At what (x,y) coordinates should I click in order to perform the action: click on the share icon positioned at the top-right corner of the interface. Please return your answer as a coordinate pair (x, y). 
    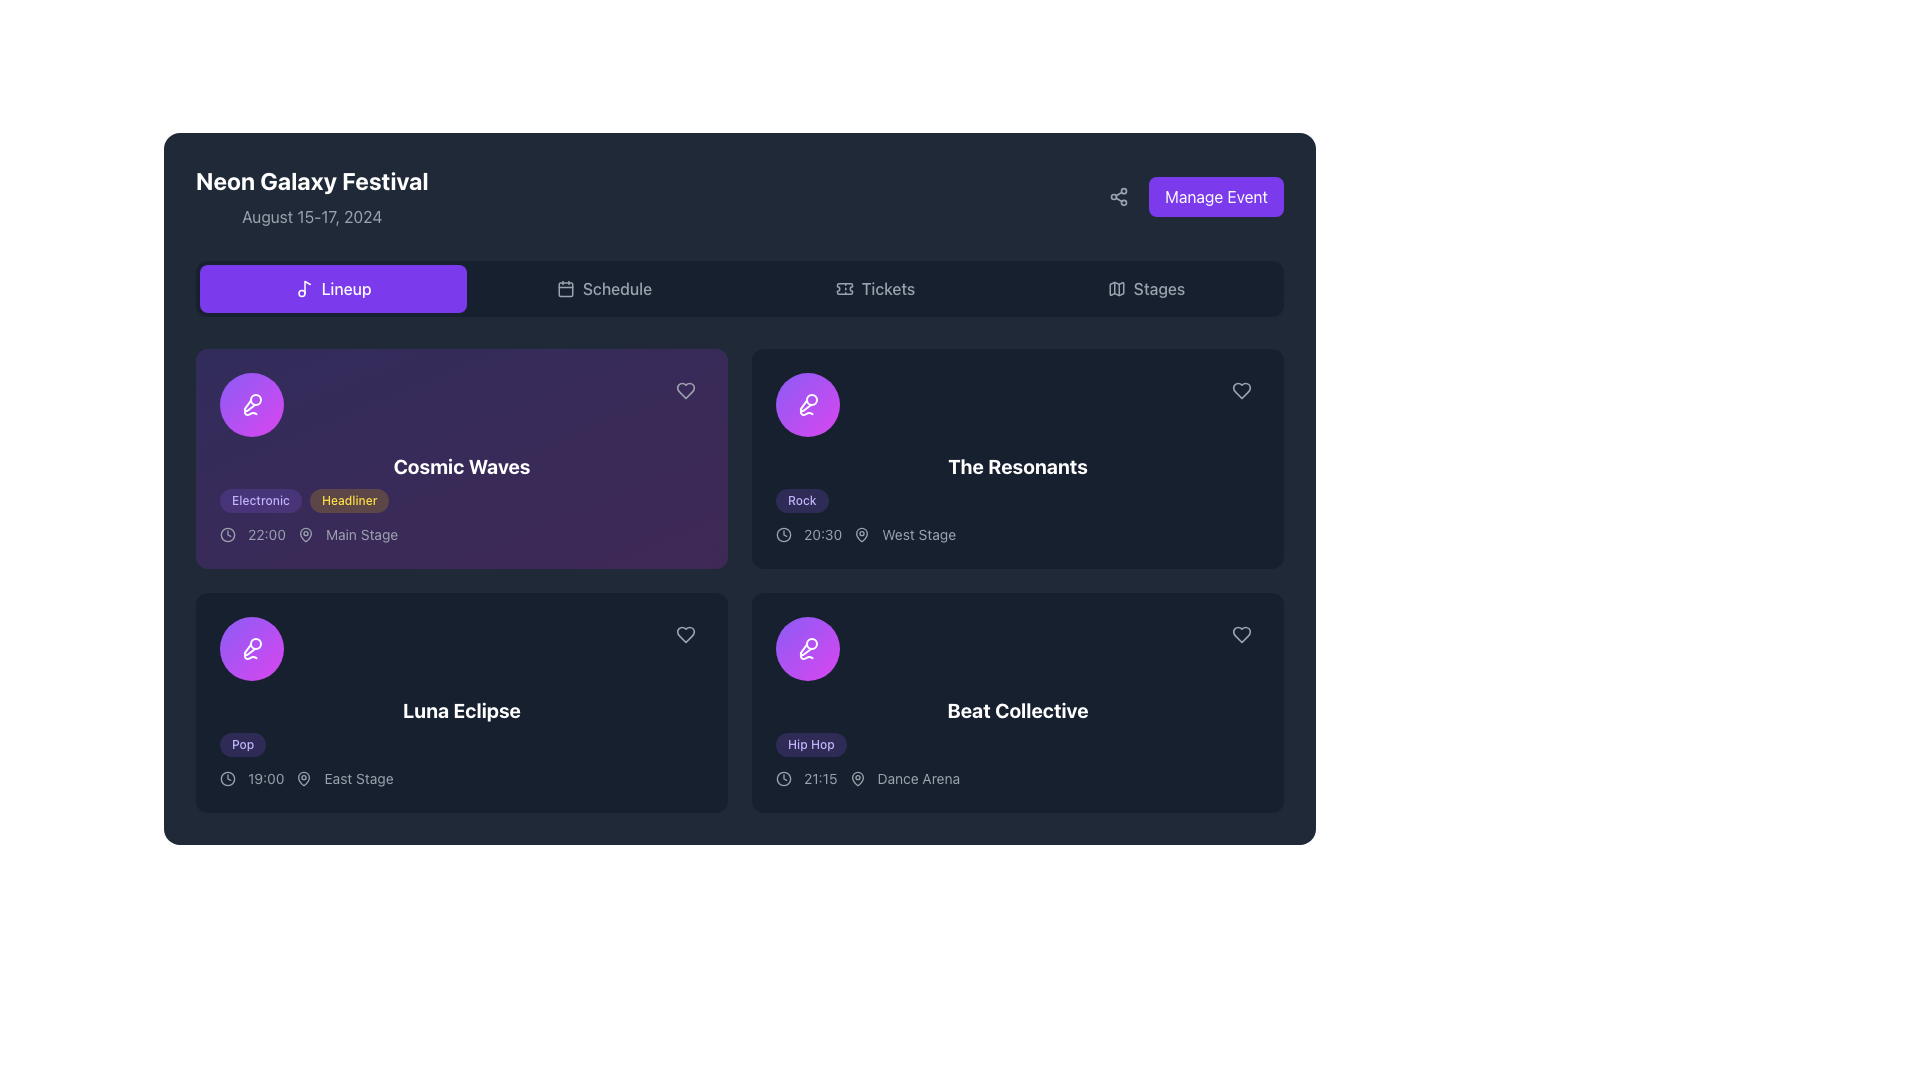
    Looking at the image, I should click on (1118, 196).